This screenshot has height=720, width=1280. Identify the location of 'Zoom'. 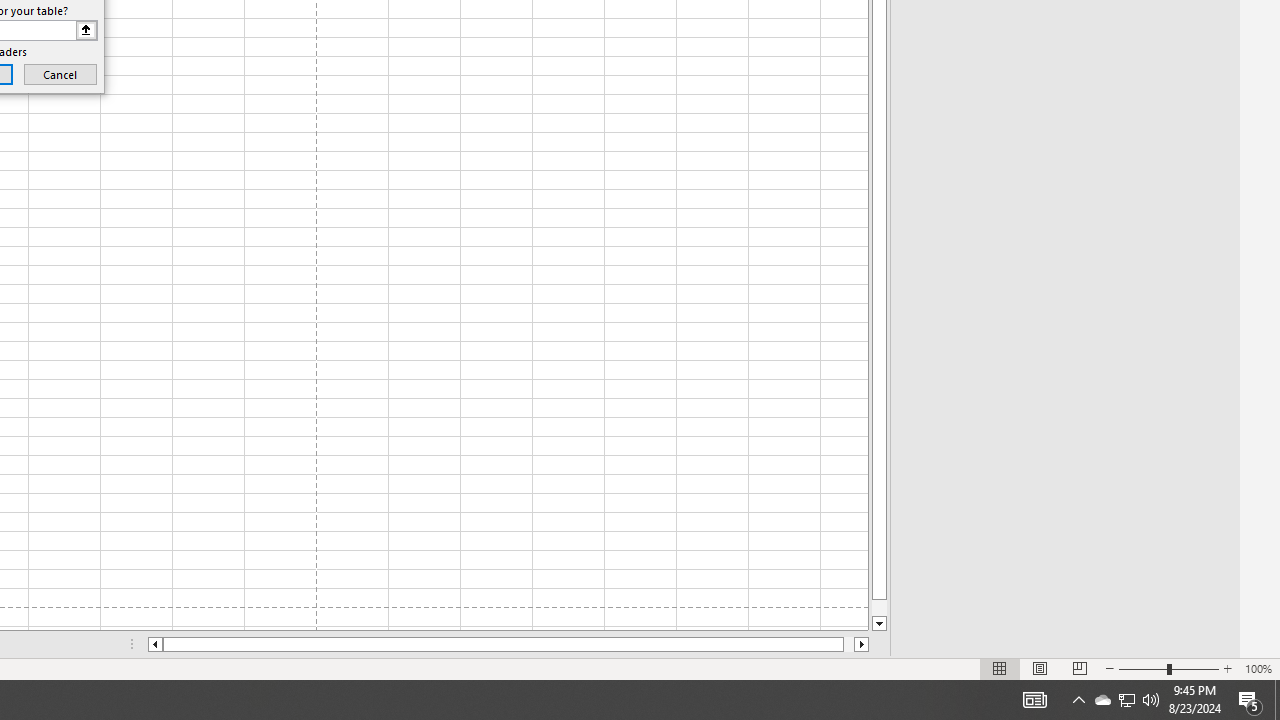
(1168, 669).